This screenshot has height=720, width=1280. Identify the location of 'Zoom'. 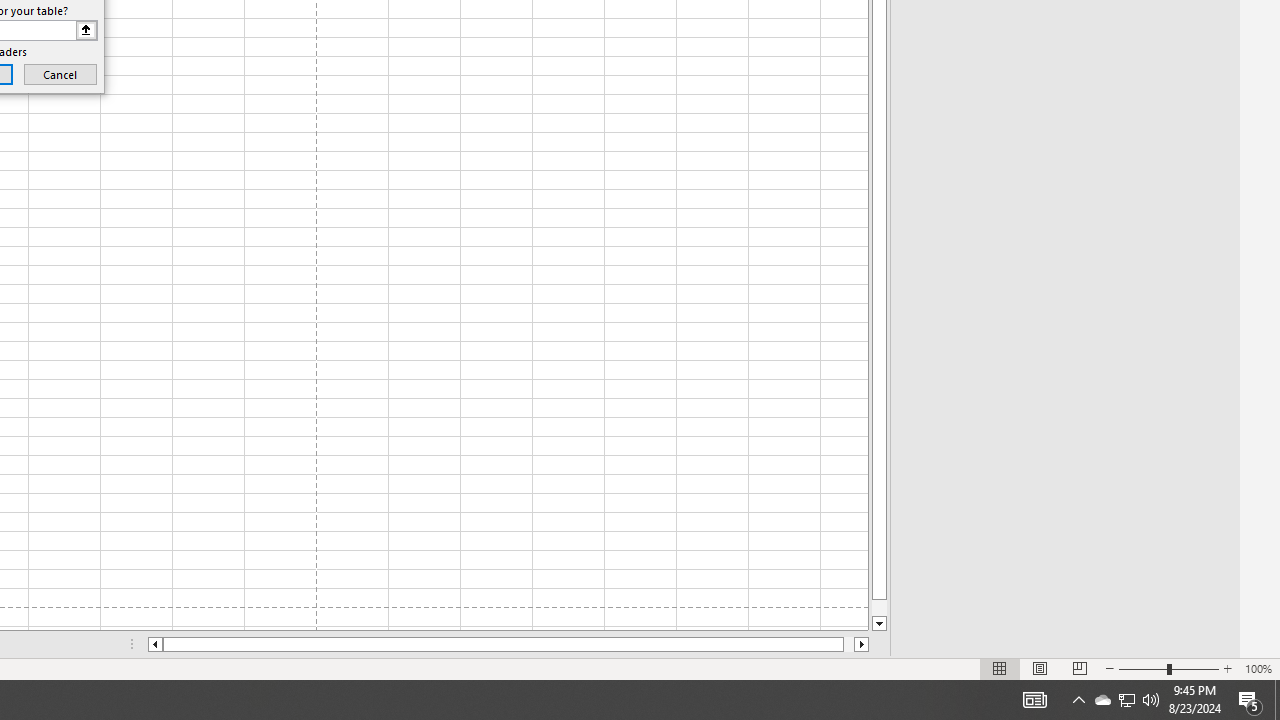
(1168, 669).